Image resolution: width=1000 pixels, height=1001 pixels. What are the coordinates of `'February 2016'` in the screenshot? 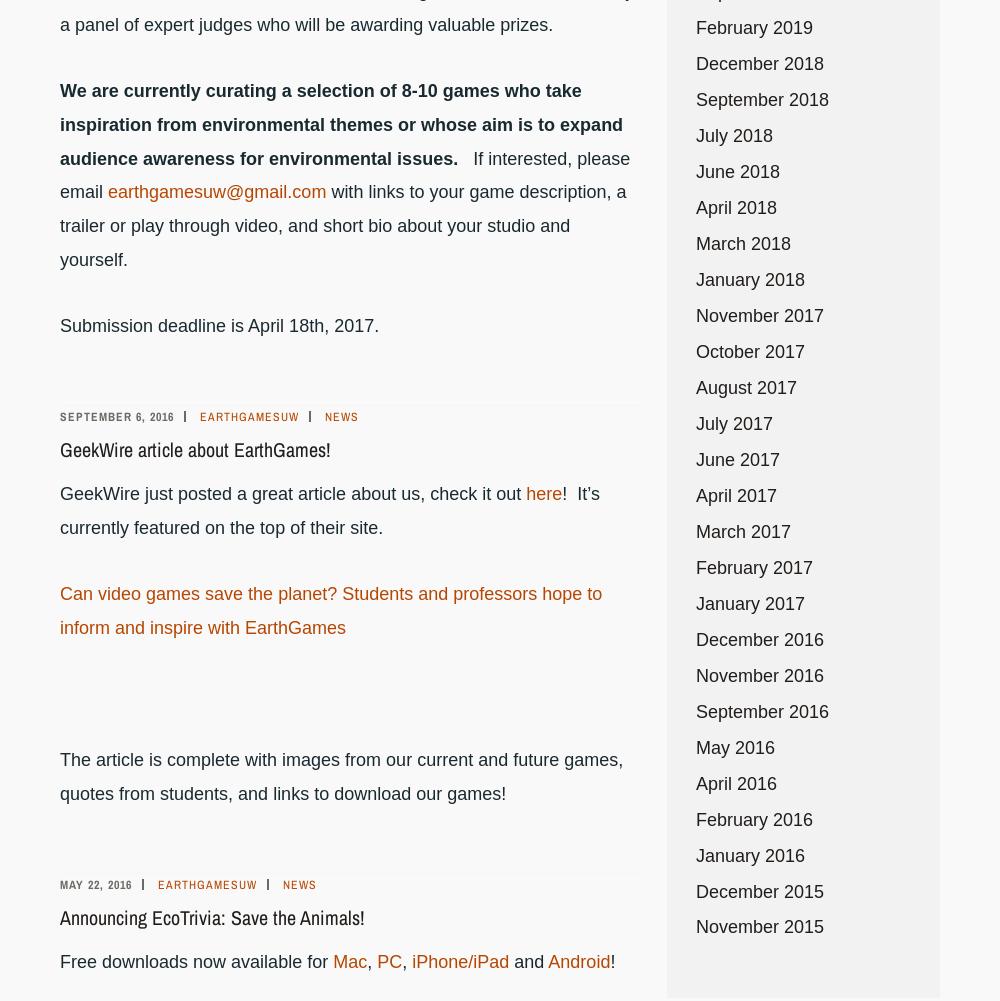 It's located at (754, 818).